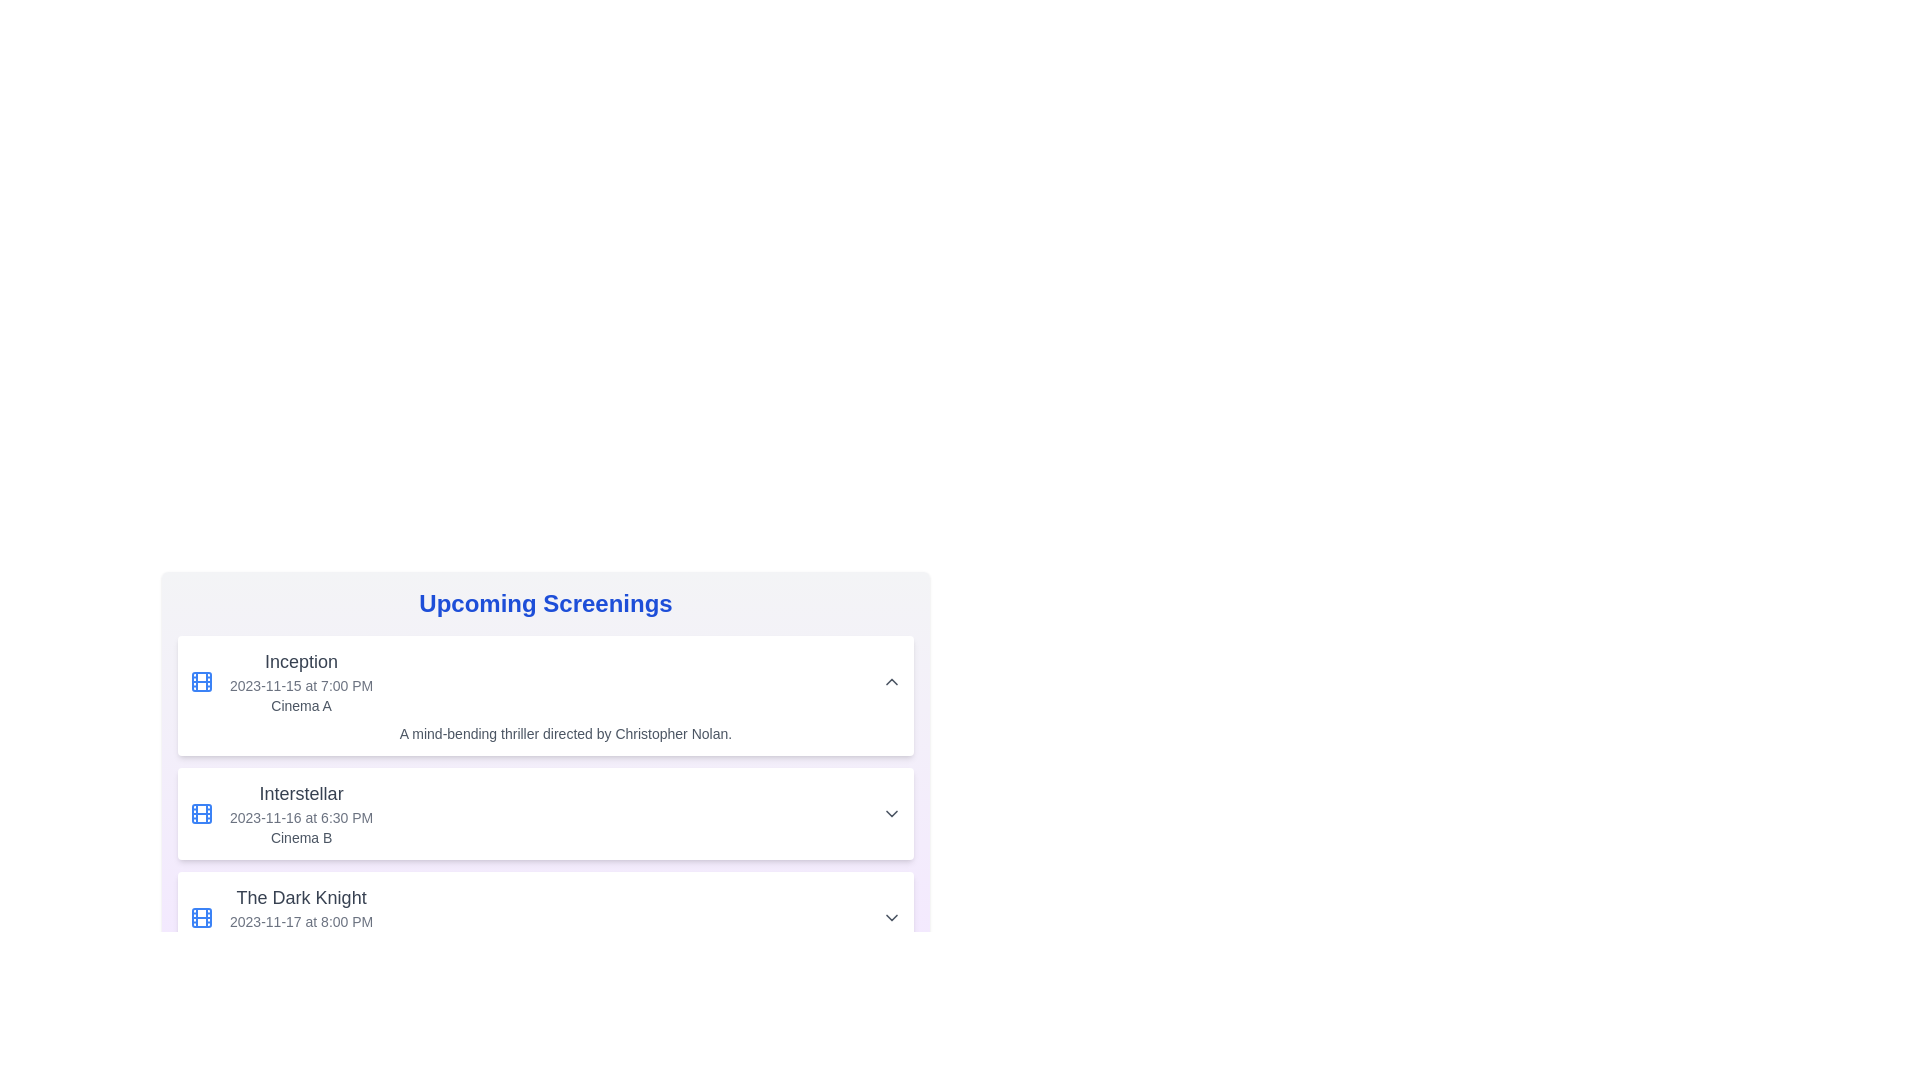  Describe the element at coordinates (201, 918) in the screenshot. I see `the filmstrip icon with a blue outline and white fill located to the left of the text 'The Dark Knight' in the 'Upcoming Screenings' section` at that location.